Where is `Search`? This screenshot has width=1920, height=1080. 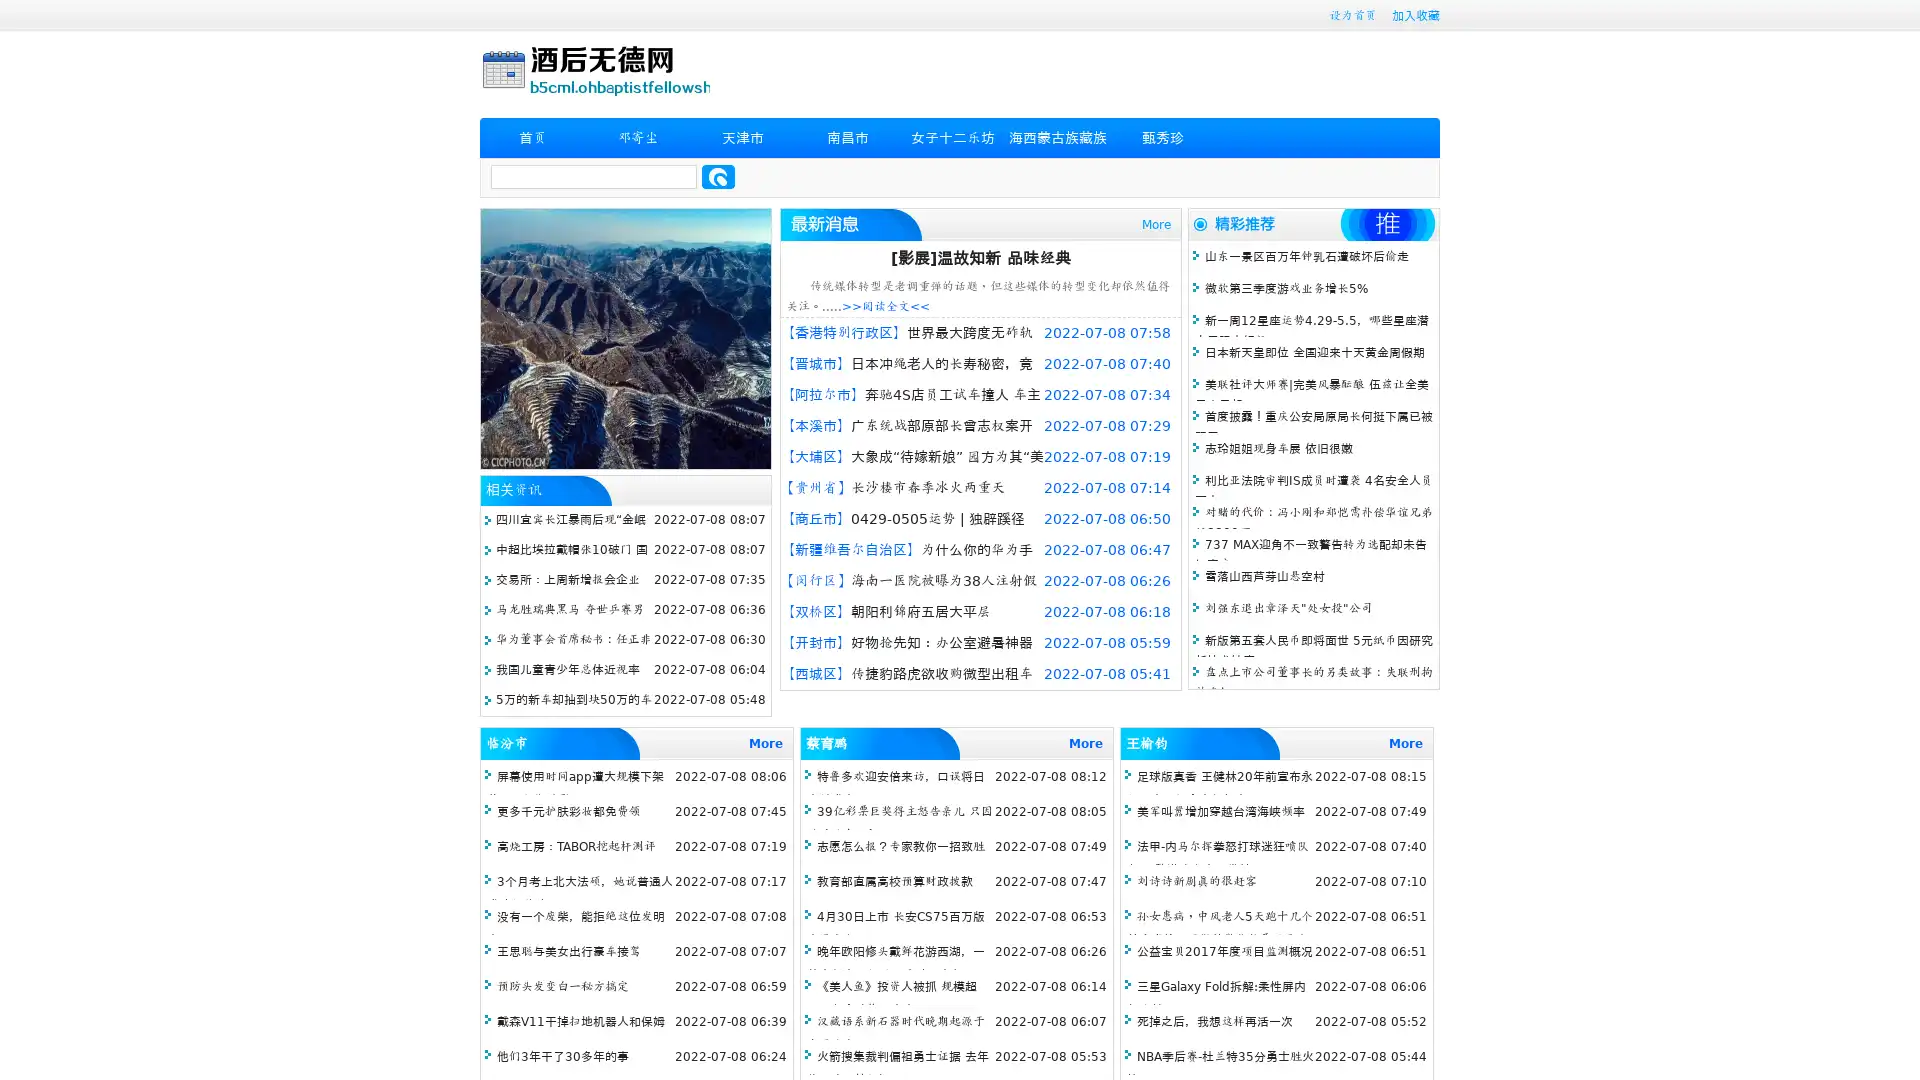 Search is located at coordinates (718, 176).